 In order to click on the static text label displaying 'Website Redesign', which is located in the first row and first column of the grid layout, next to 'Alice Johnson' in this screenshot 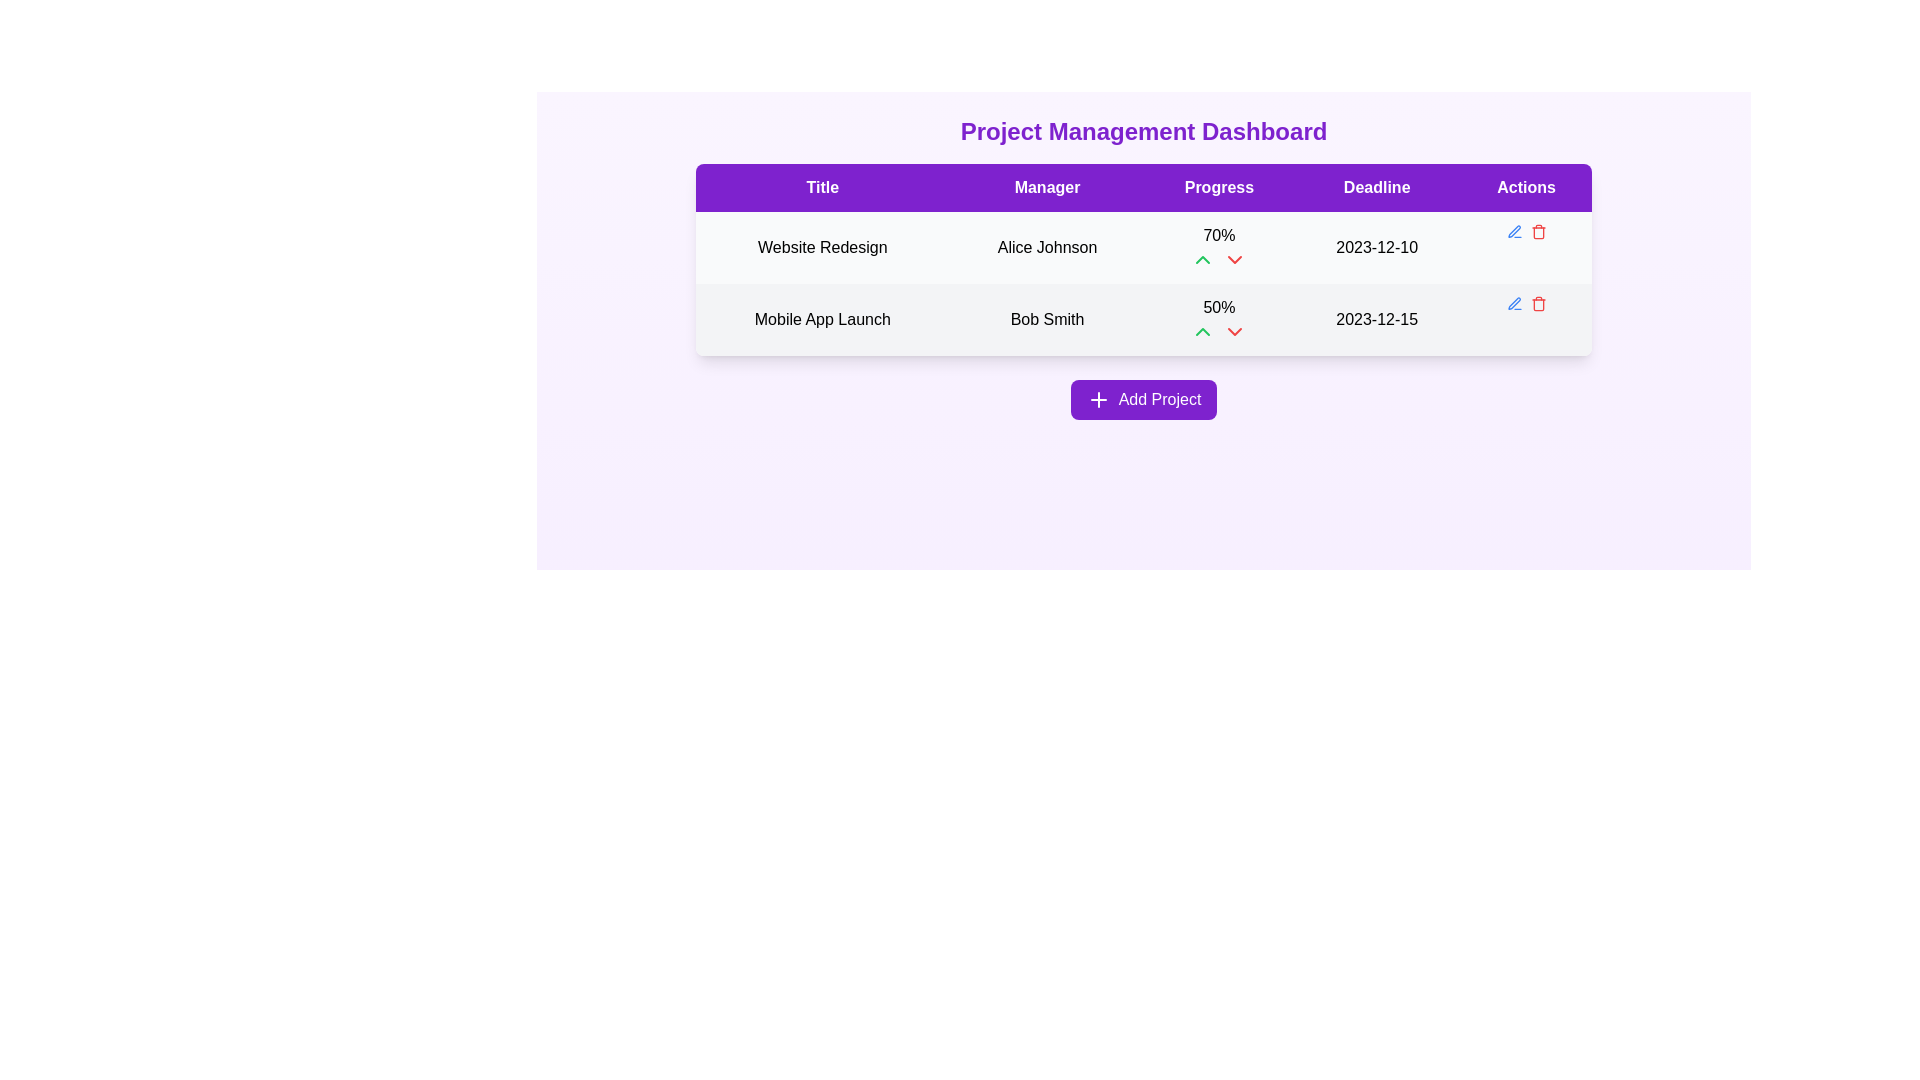, I will do `click(822, 246)`.